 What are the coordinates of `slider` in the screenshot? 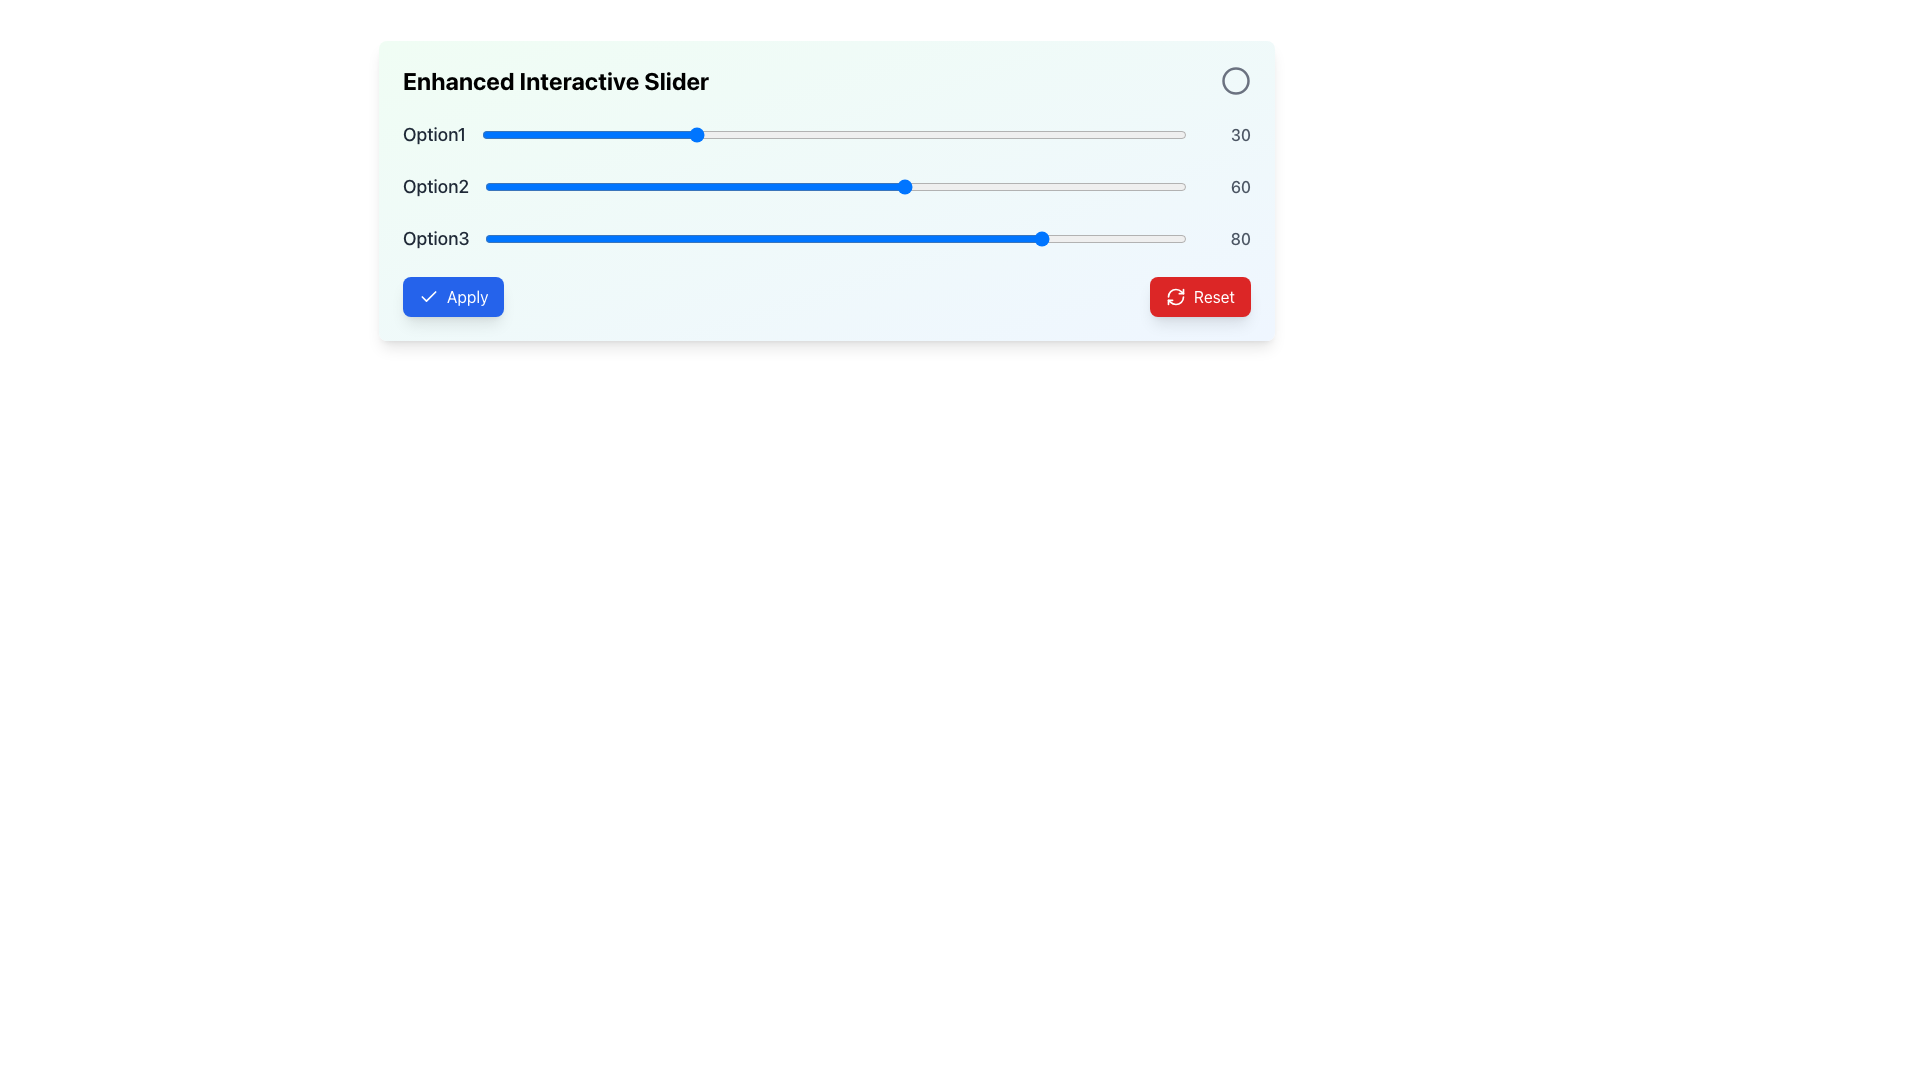 It's located at (990, 186).